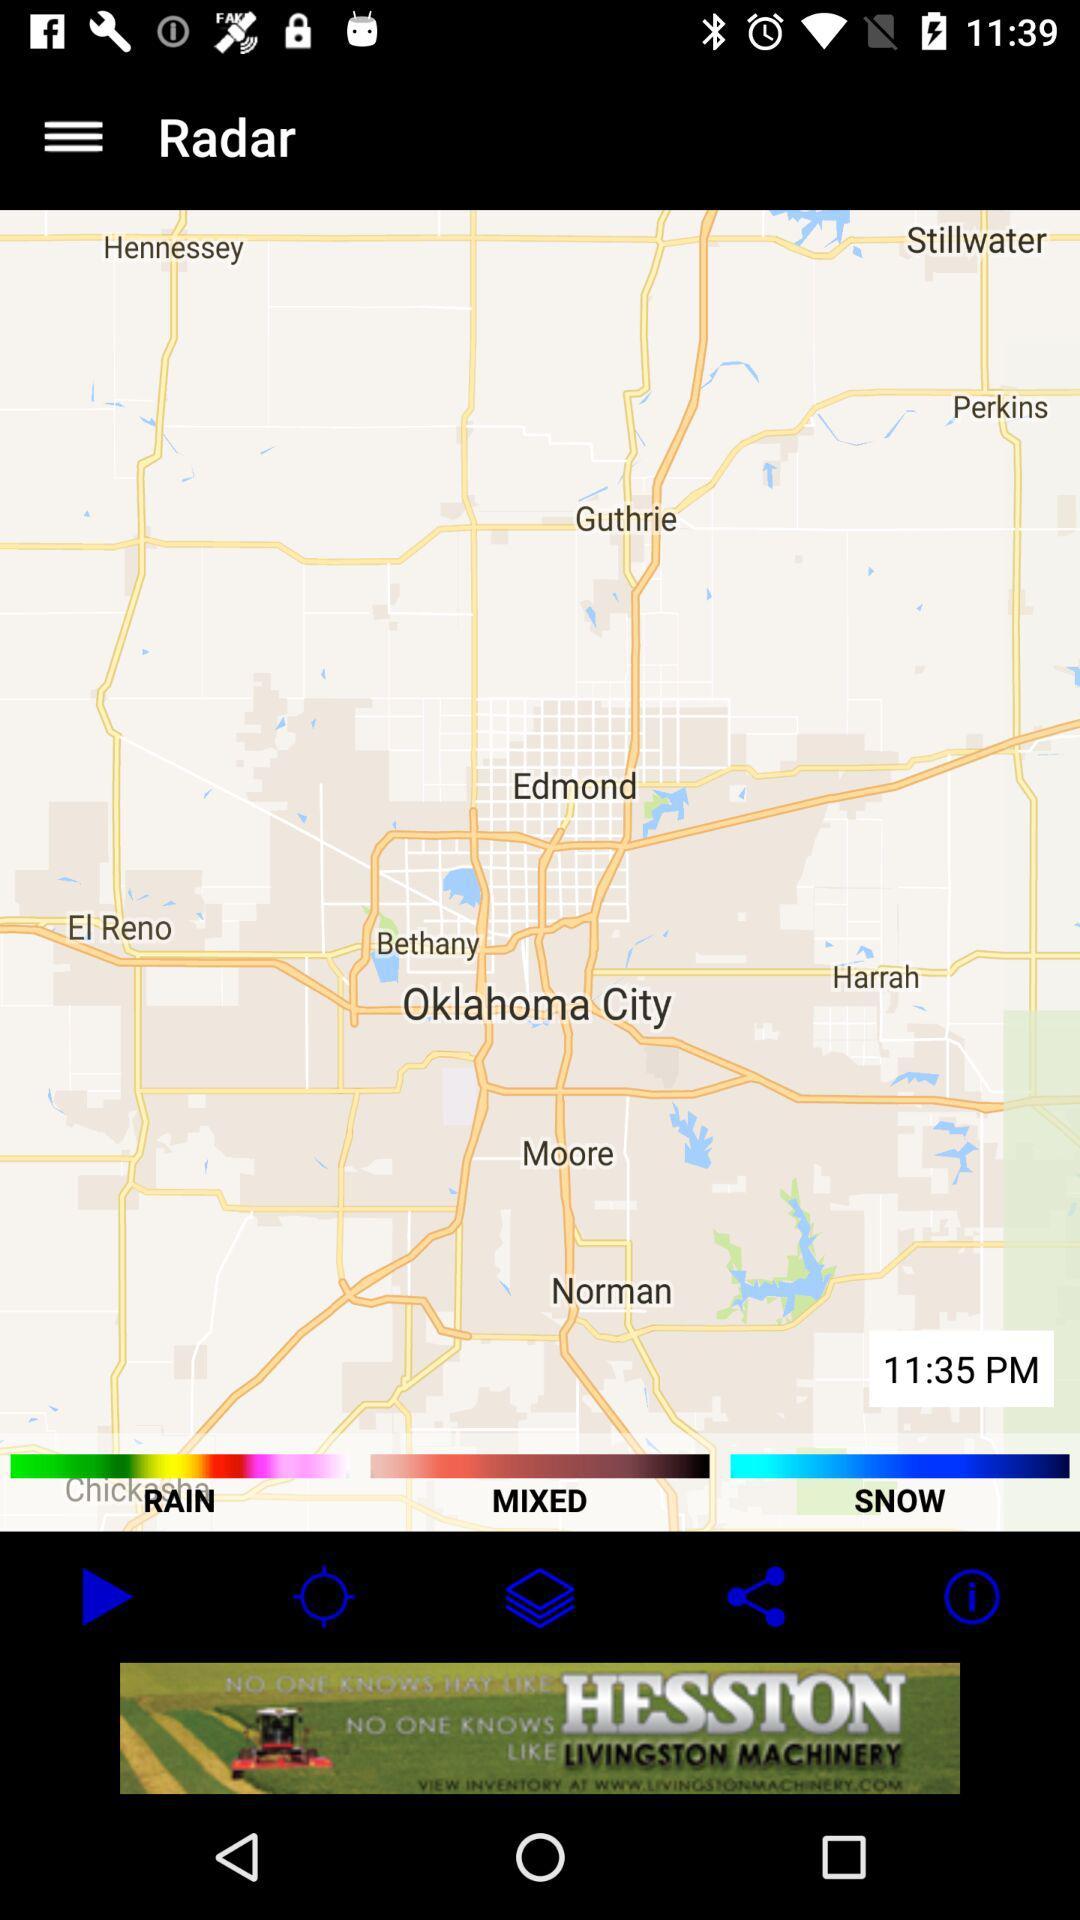  Describe the element at coordinates (72, 135) in the screenshot. I see `menu options` at that location.